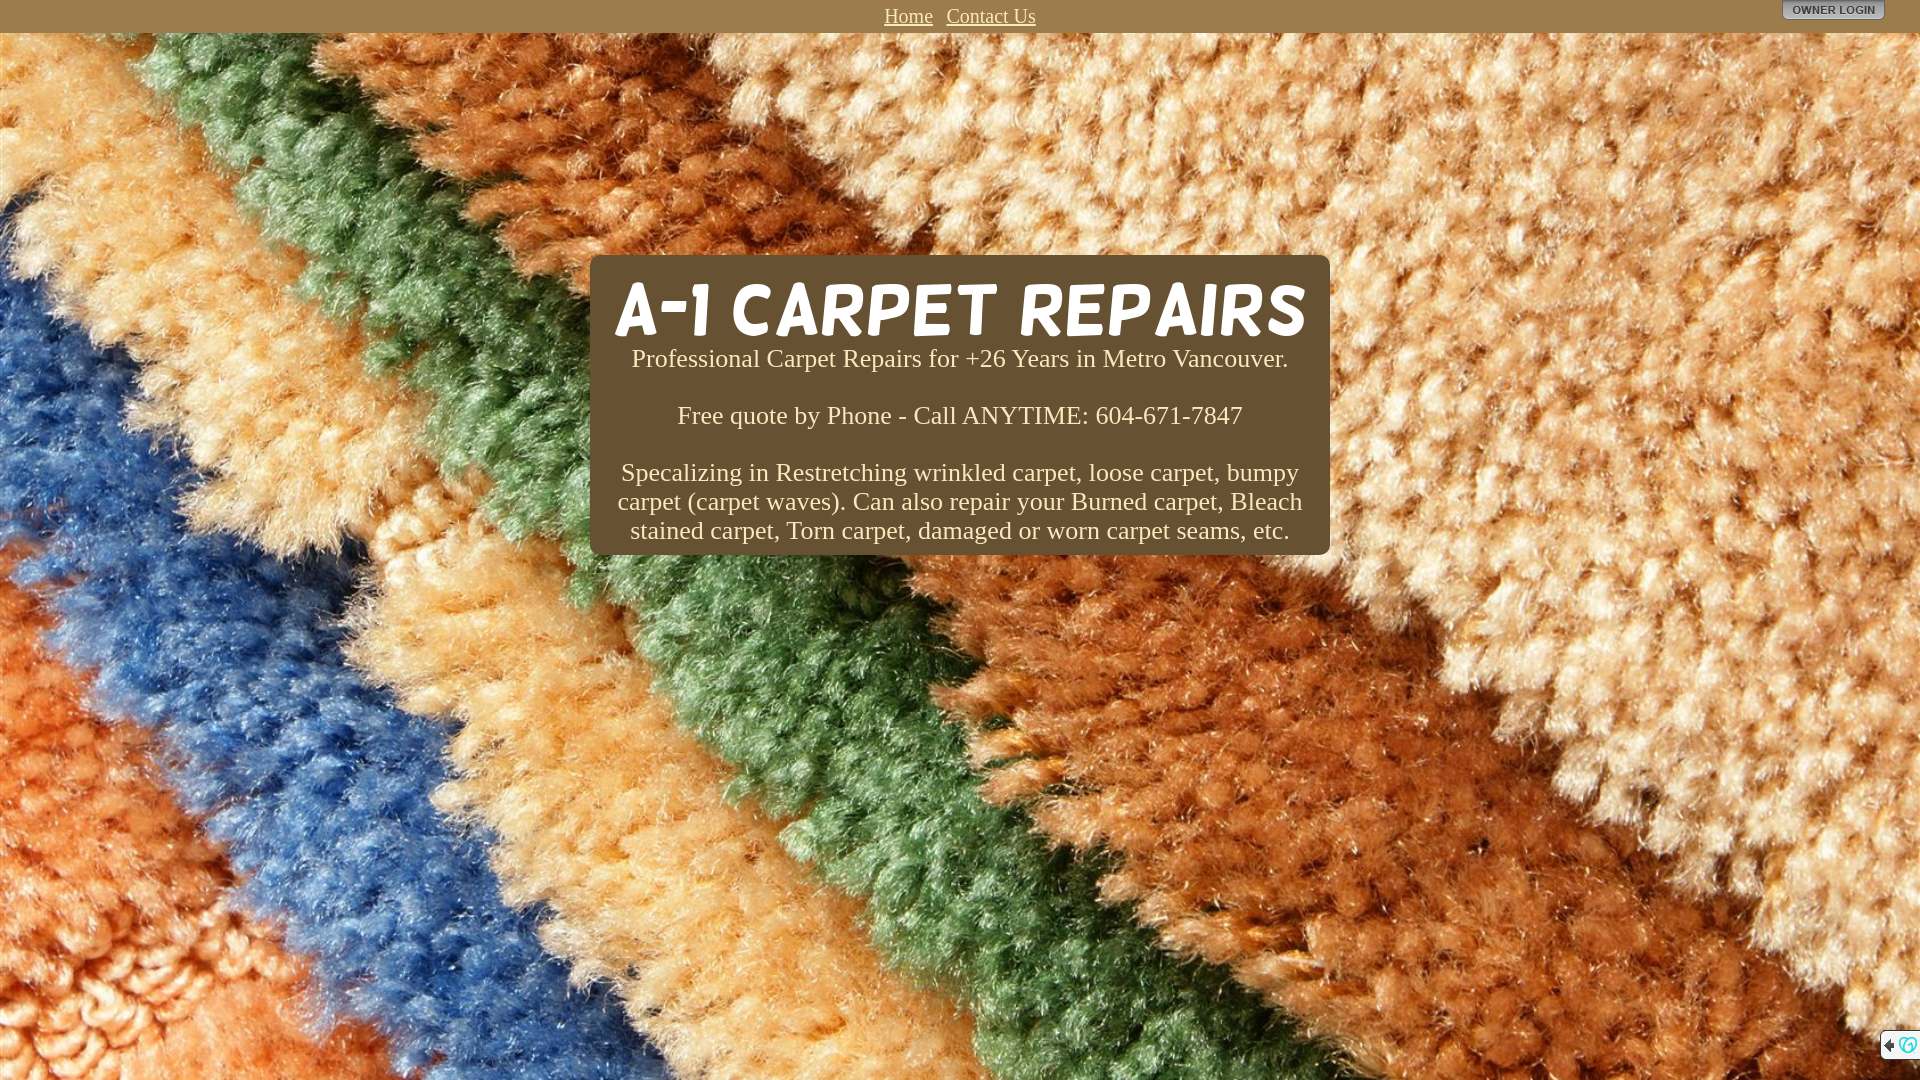  Describe the element at coordinates (907, 15) in the screenshot. I see `'Home'` at that location.